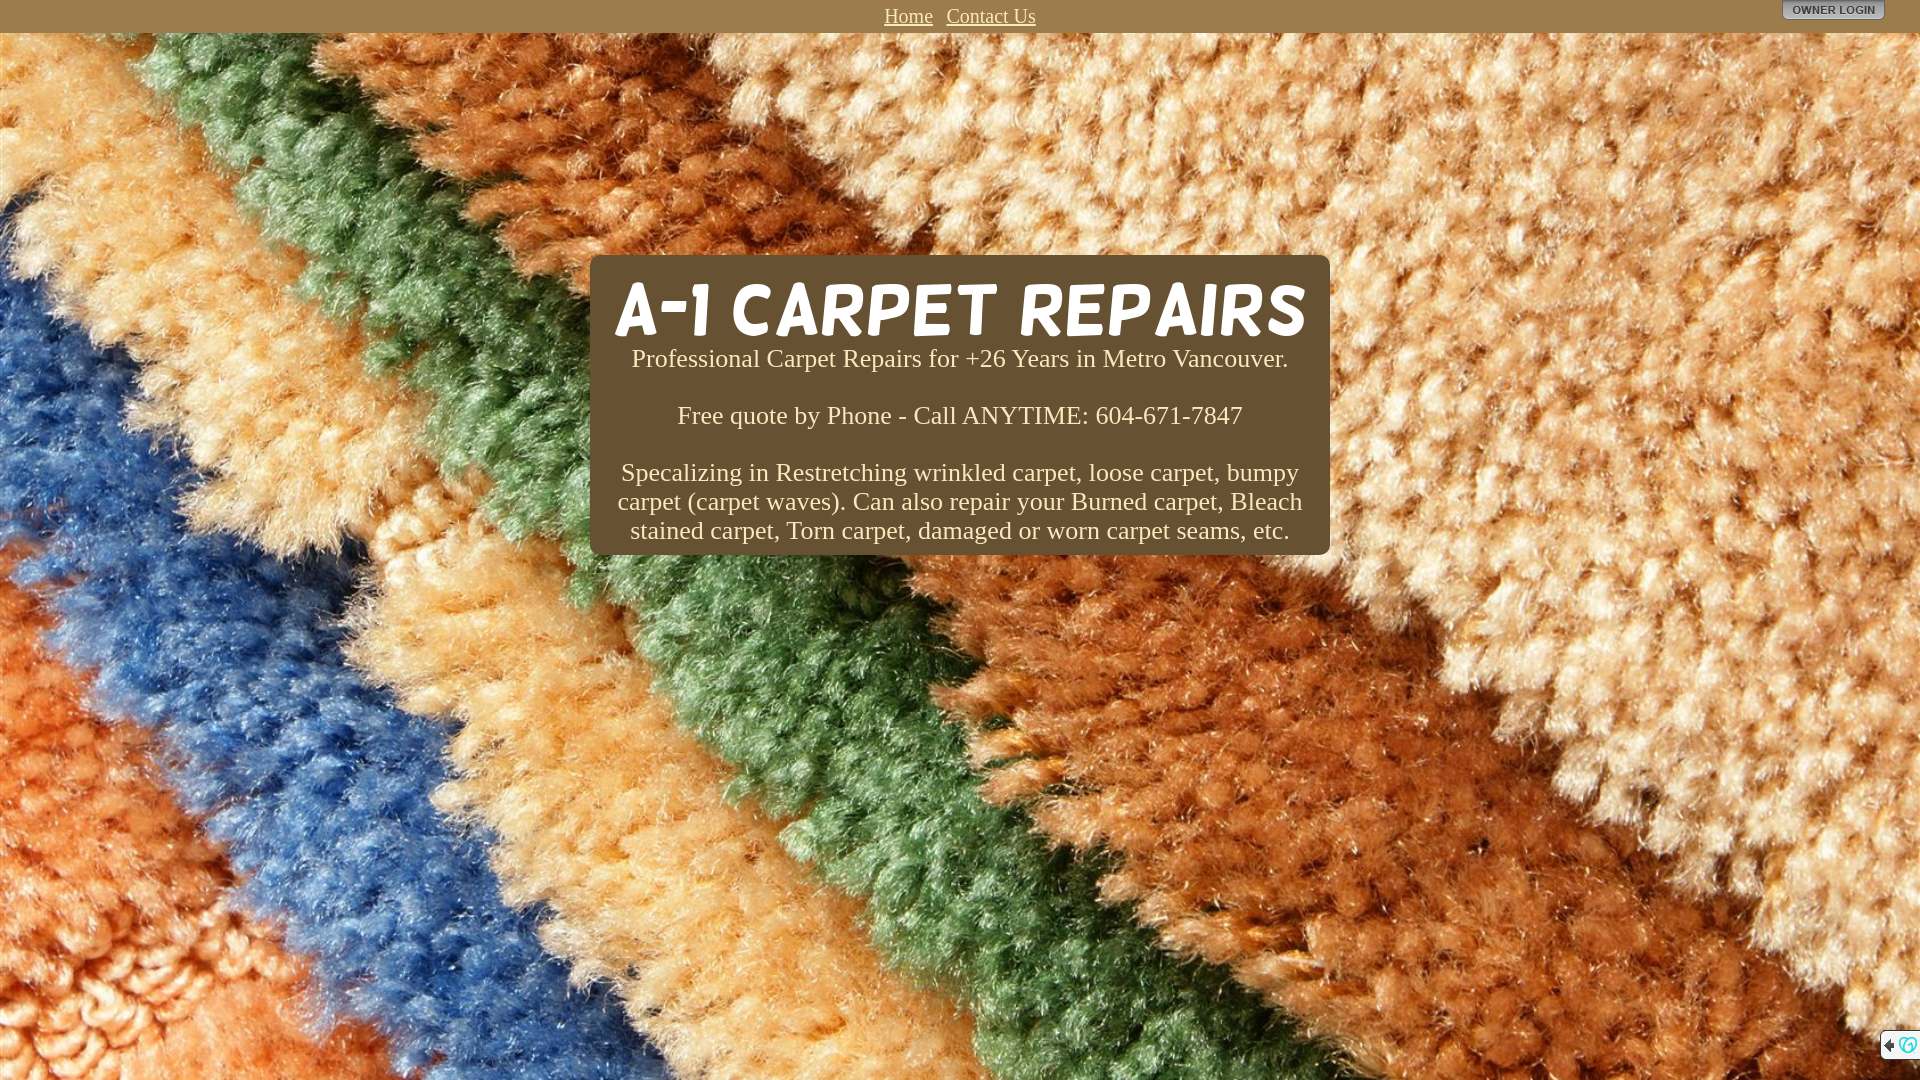  Describe the element at coordinates (907, 15) in the screenshot. I see `'Home'` at that location.